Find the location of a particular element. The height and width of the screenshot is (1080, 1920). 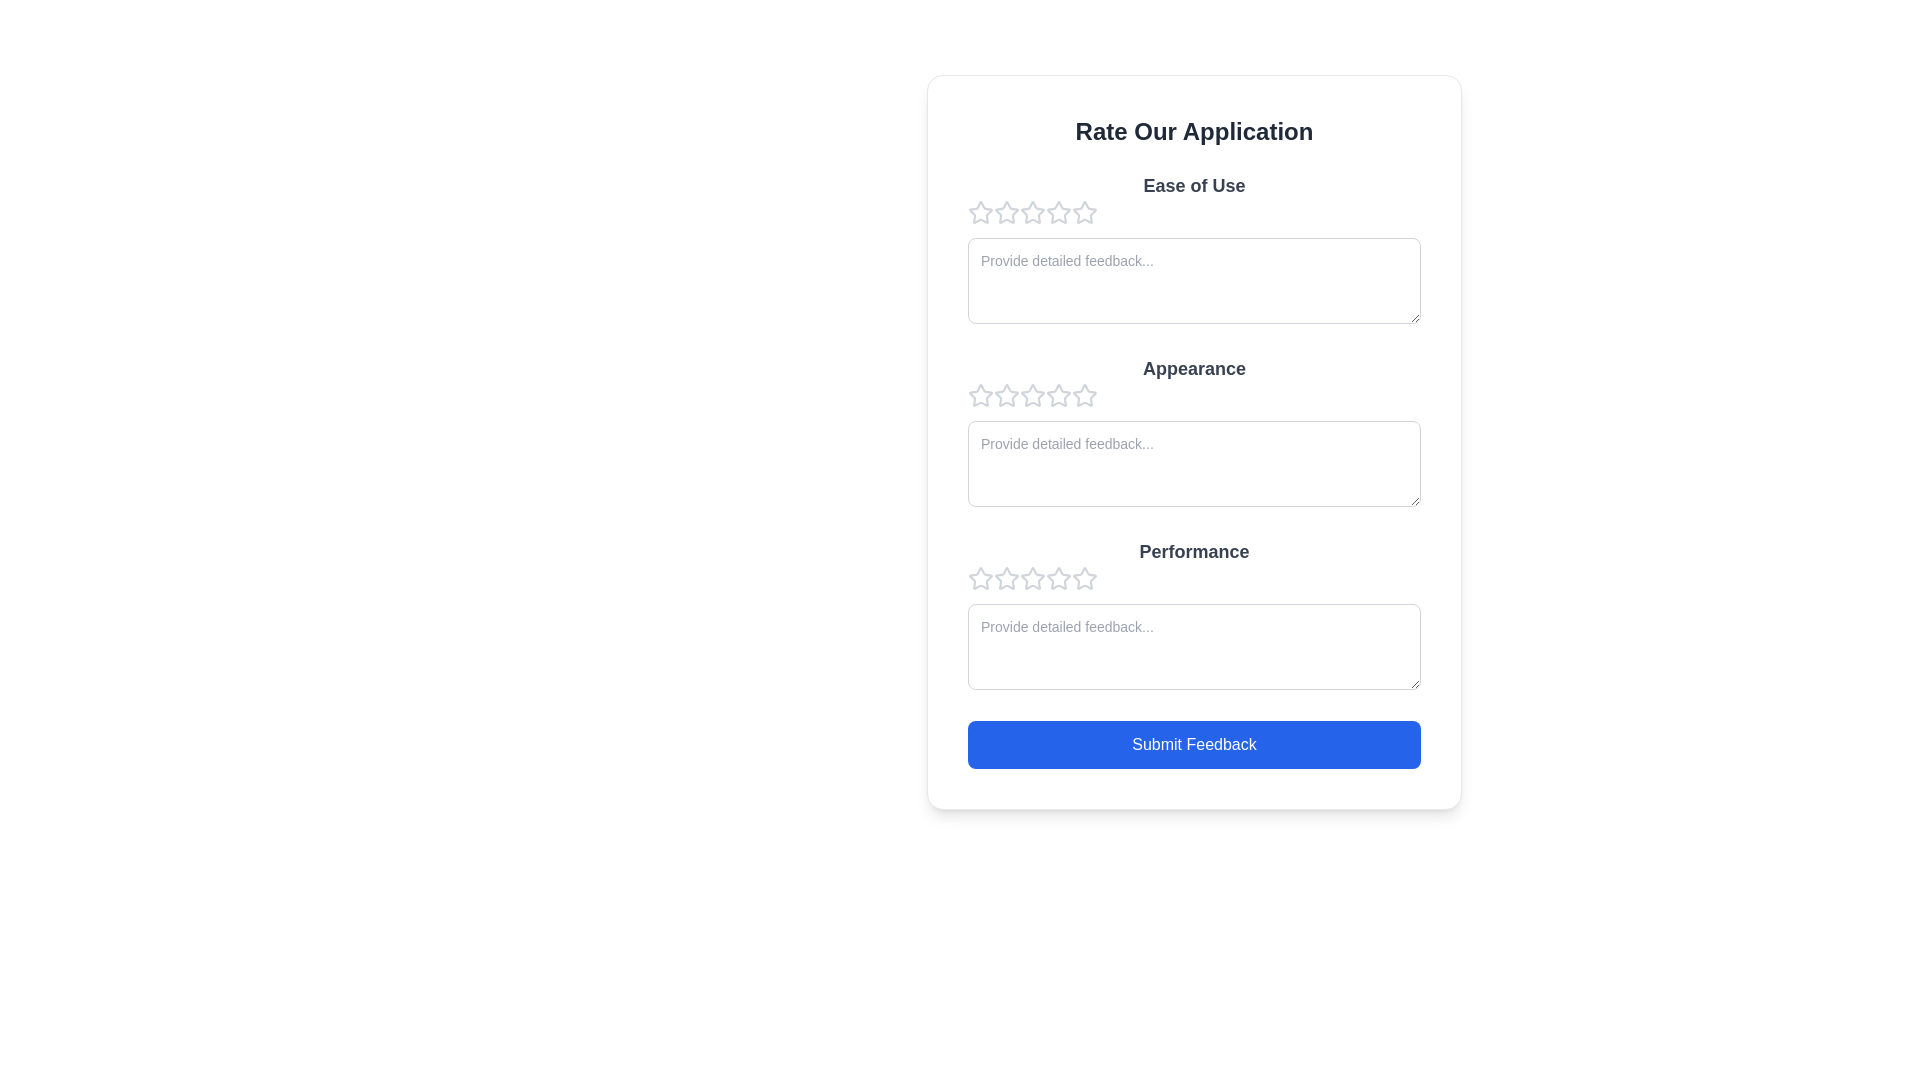

the first star in the third row of the star rating component in the 'Performance' section is located at coordinates (1007, 578).